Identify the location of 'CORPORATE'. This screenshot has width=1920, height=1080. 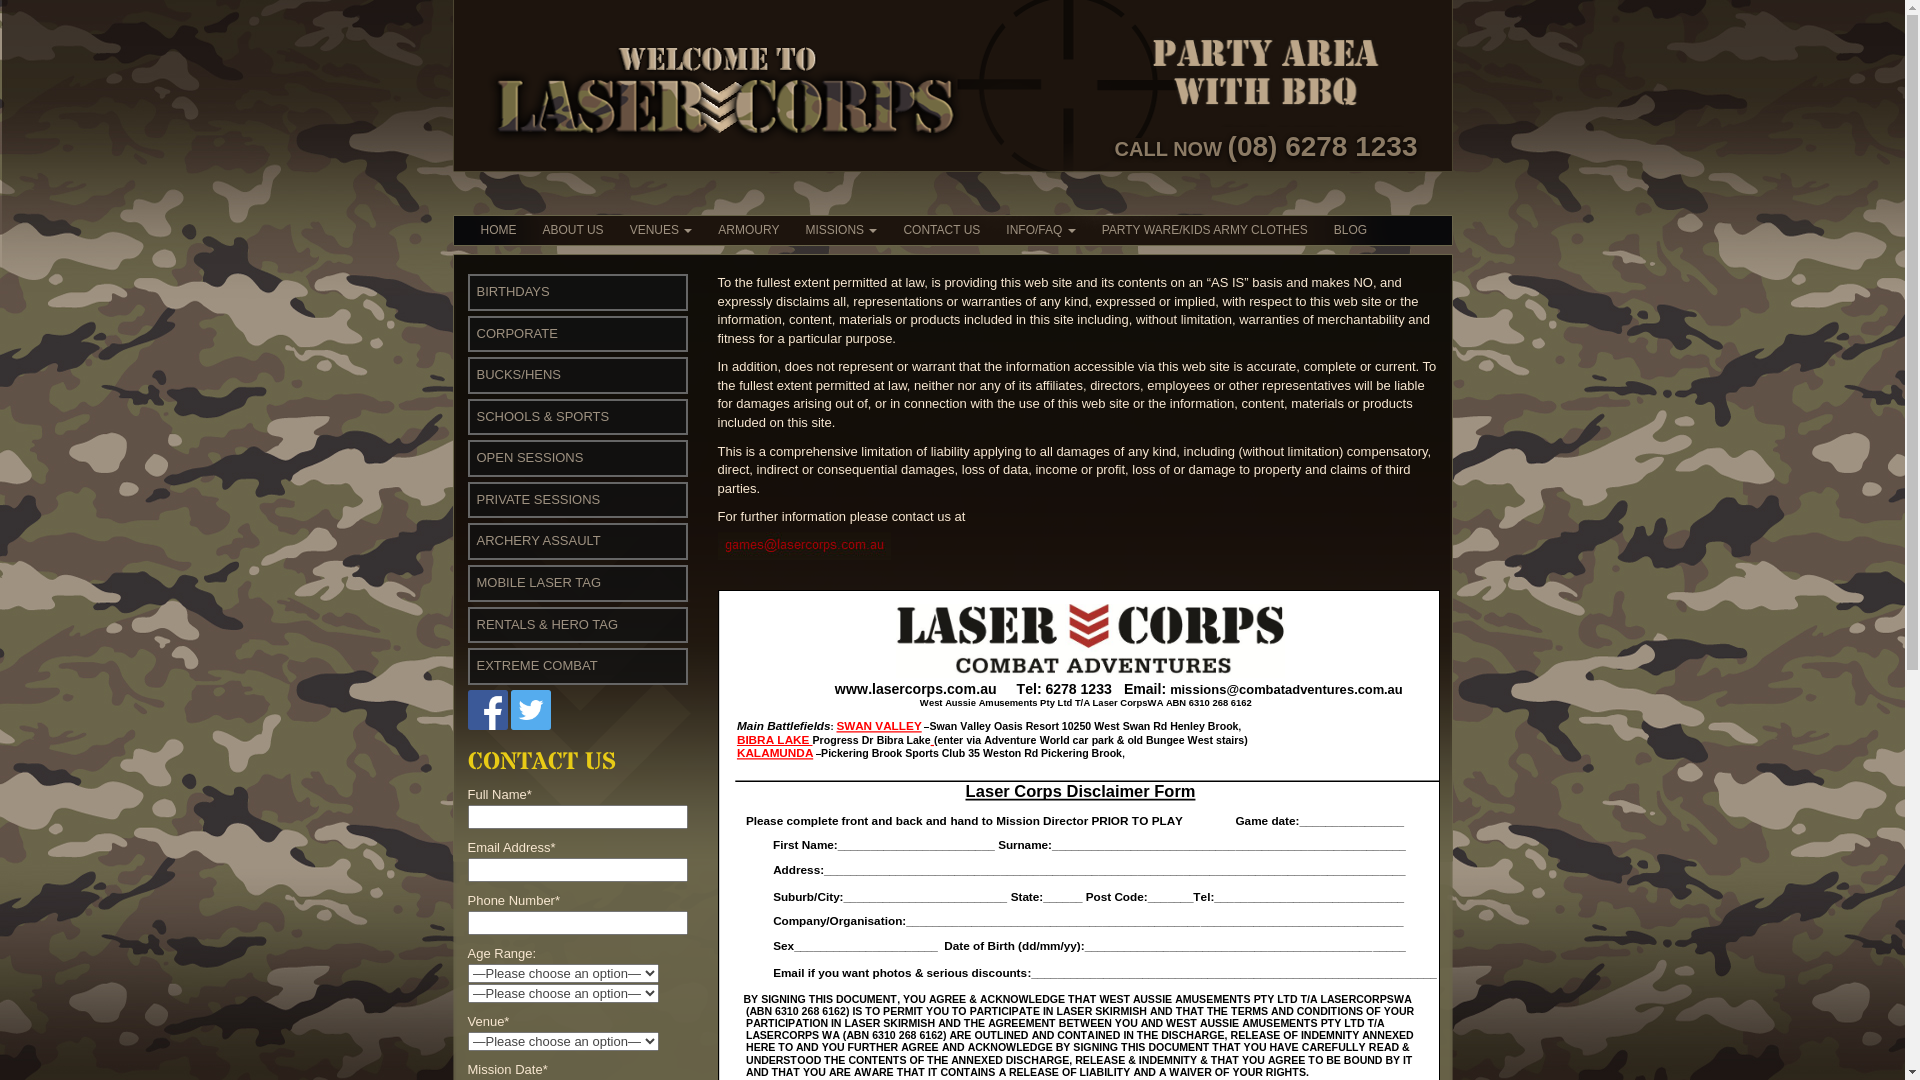
(474, 332).